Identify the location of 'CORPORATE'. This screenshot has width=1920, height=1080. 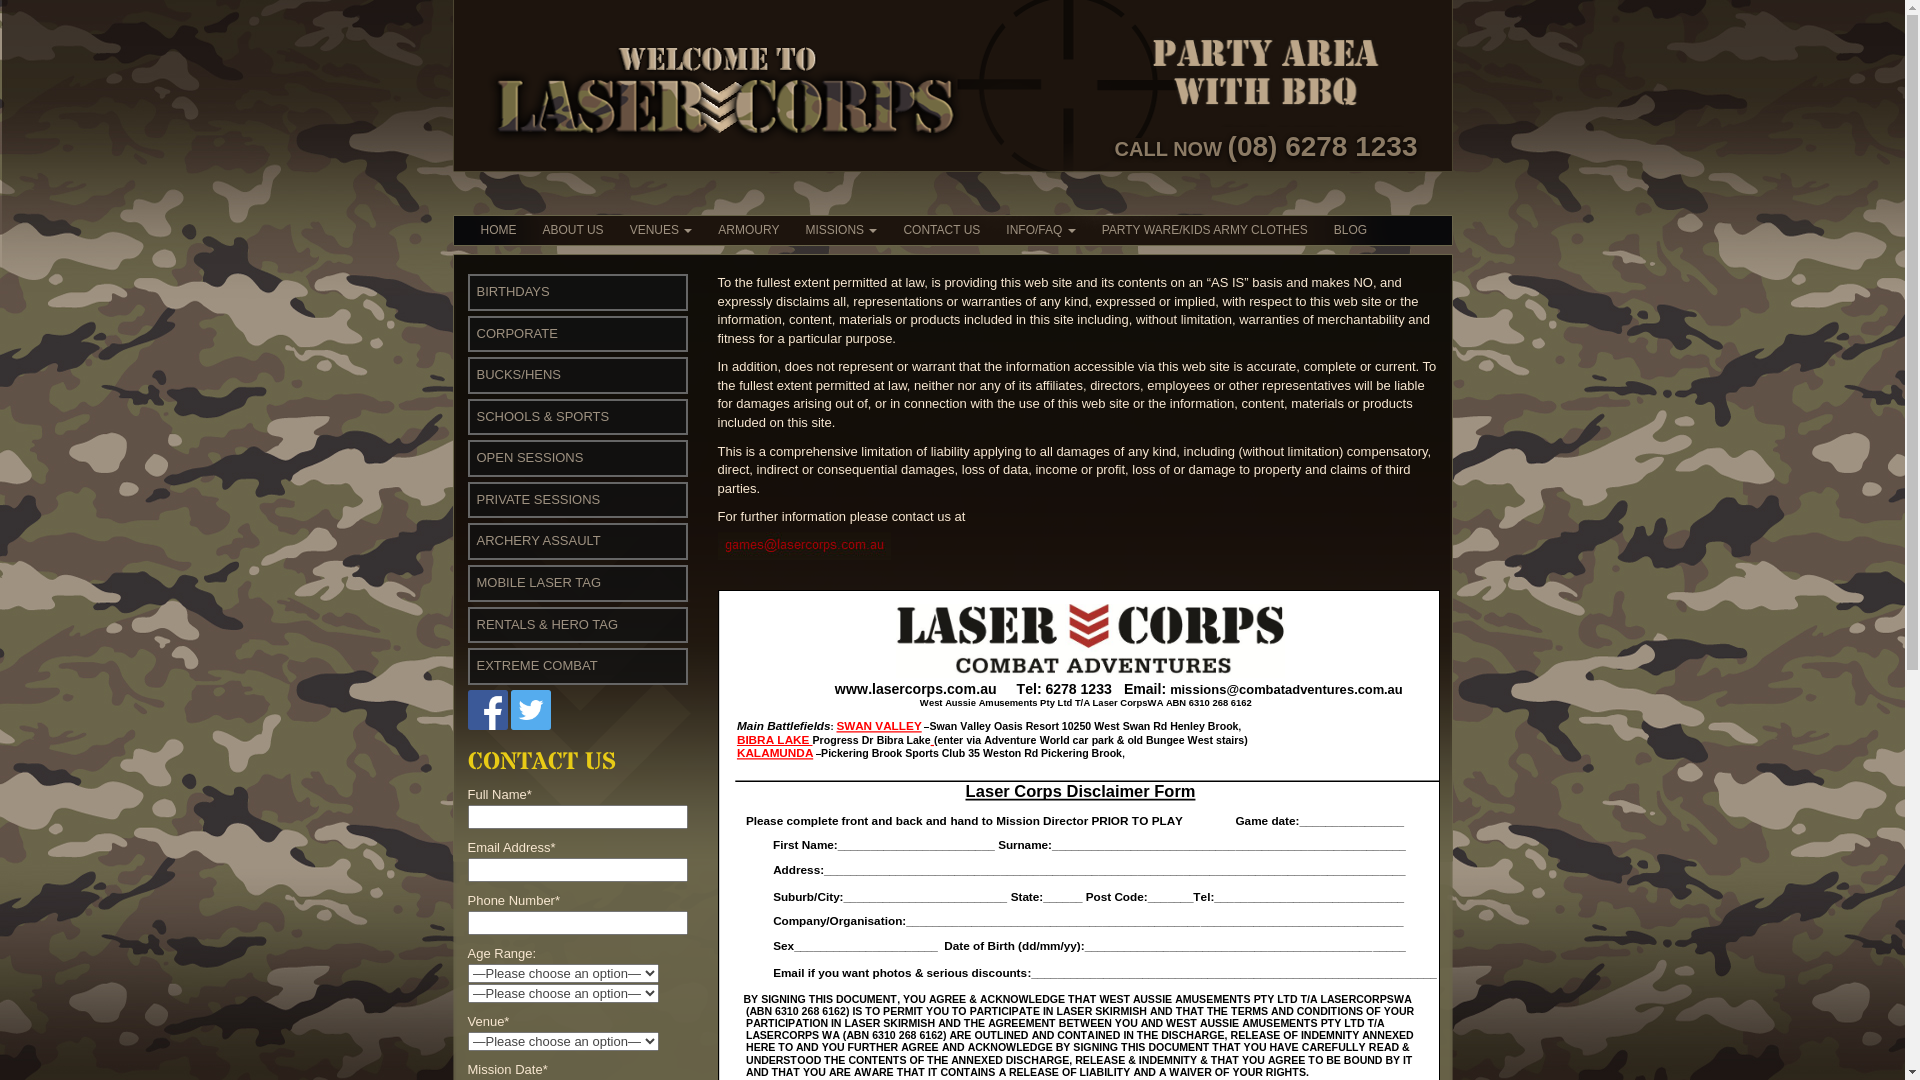
(474, 332).